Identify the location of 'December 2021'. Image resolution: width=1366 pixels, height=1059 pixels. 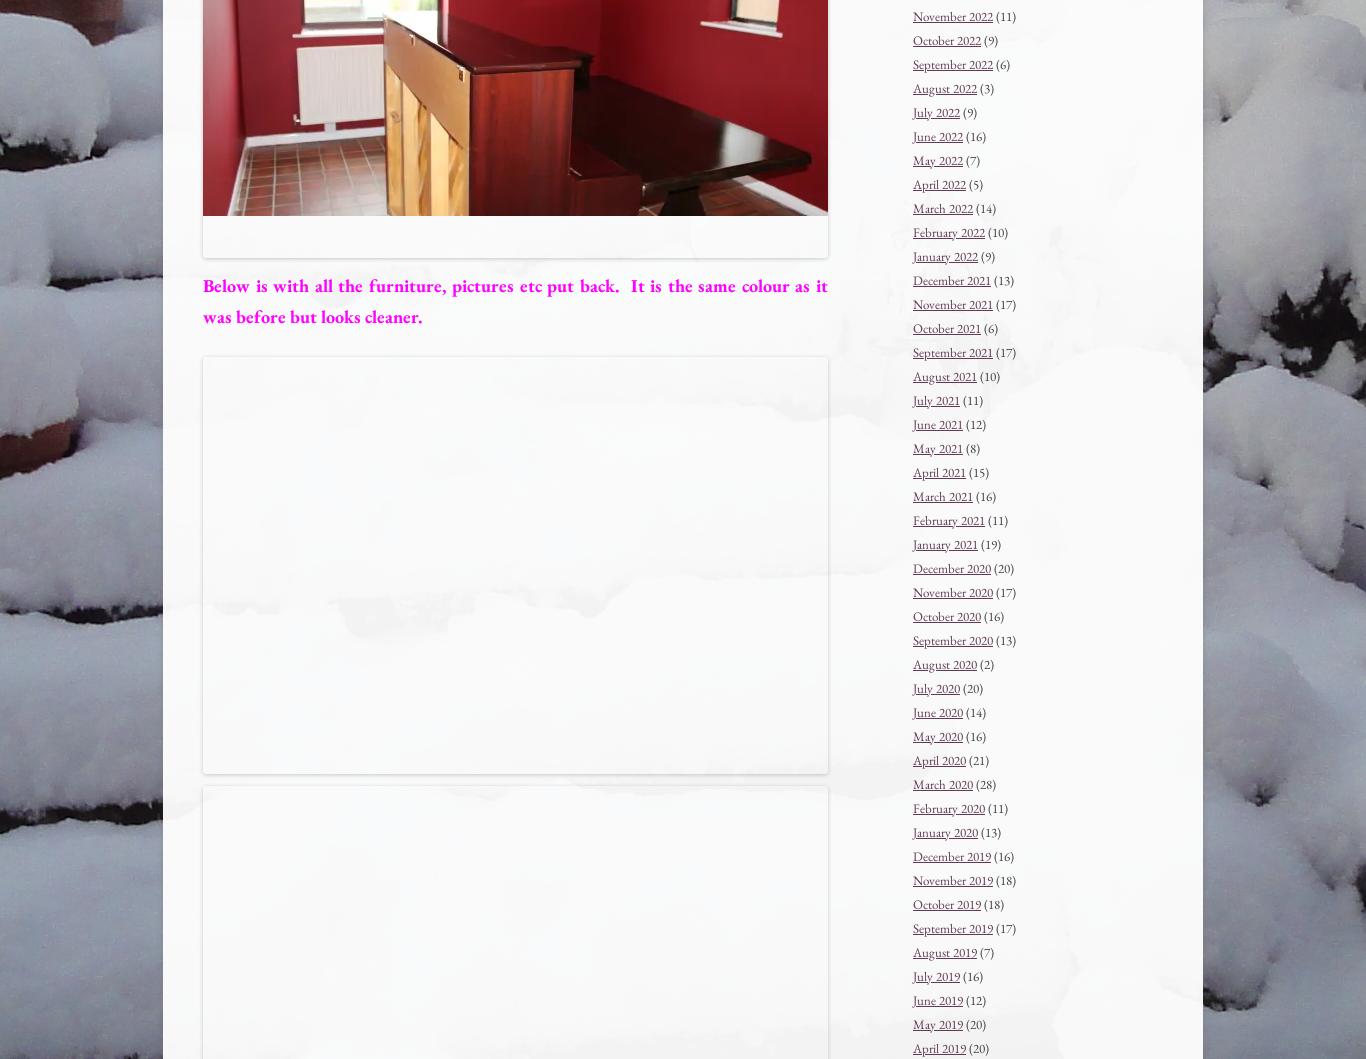
(951, 279).